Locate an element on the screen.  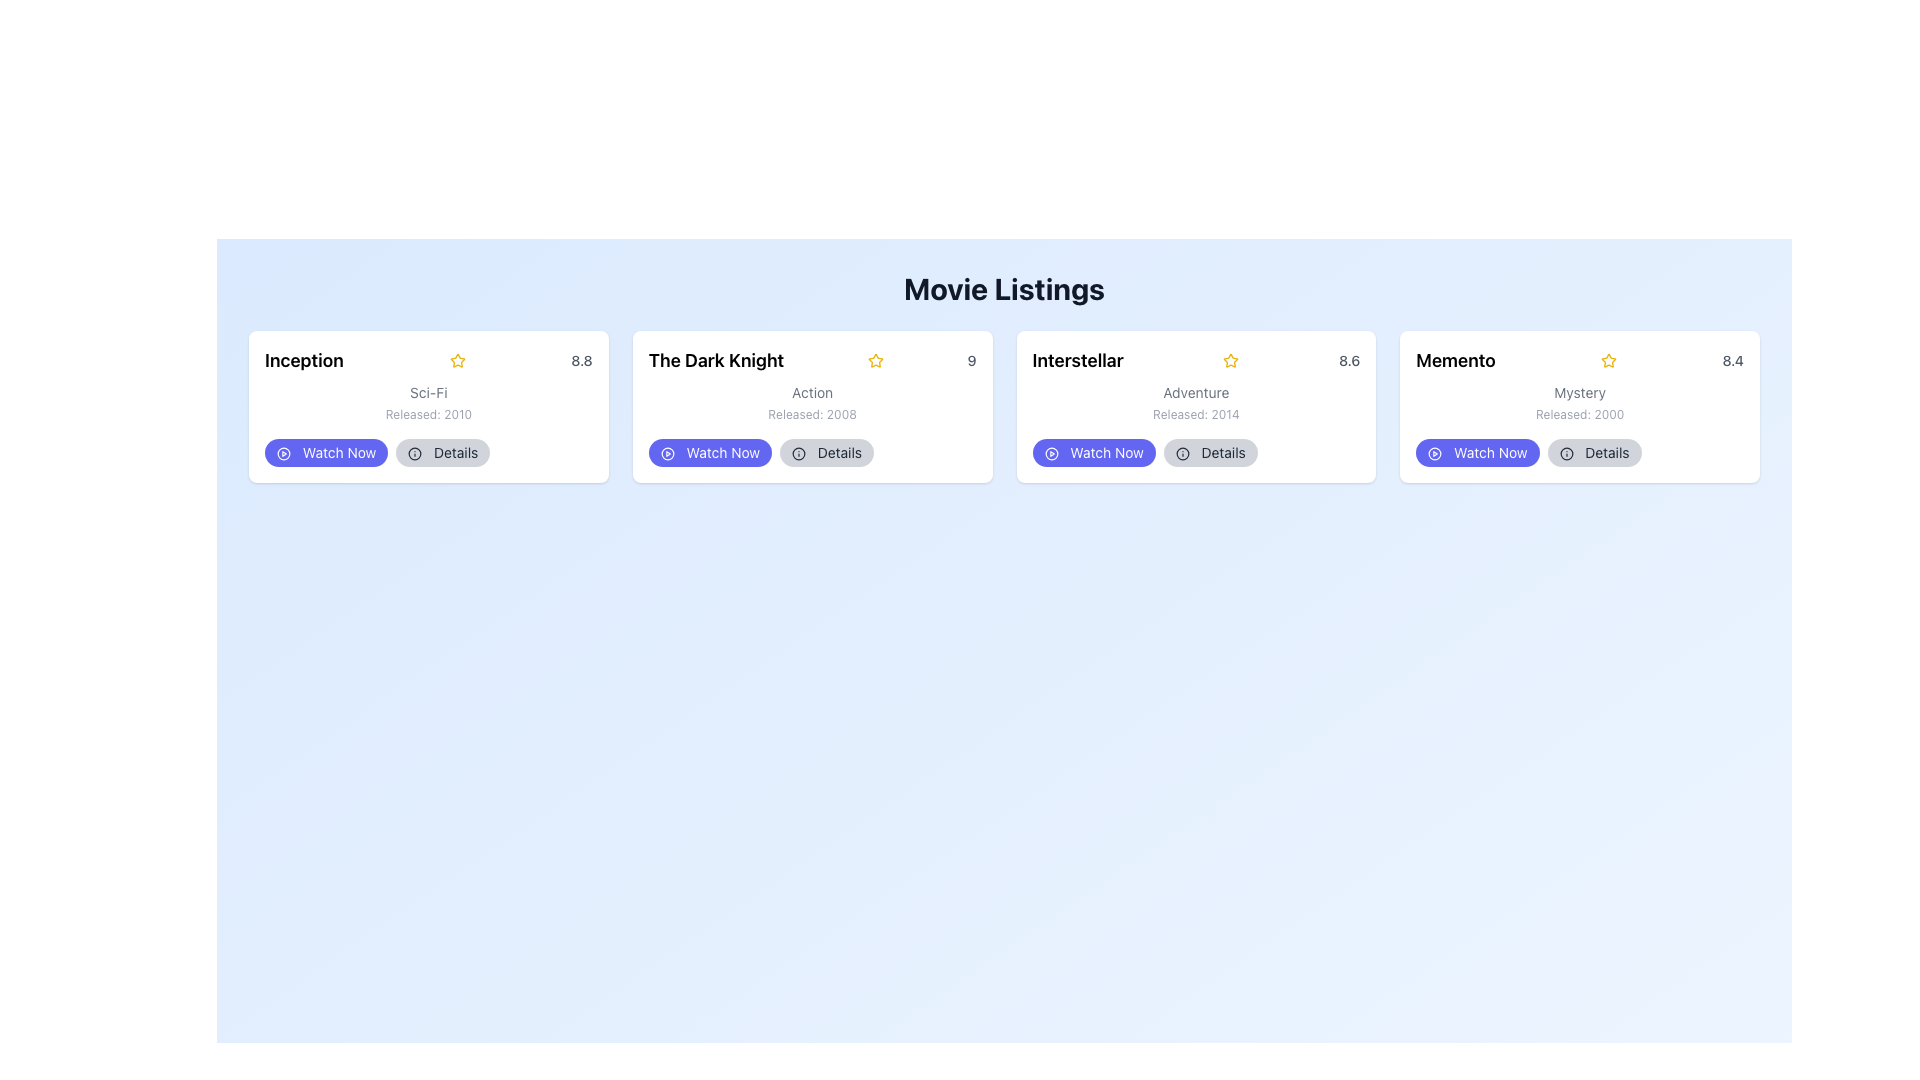
the decorative star icon element with yellow color adjacent to the title 'Interstellar' and the rating '8.6' is located at coordinates (1230, 361).